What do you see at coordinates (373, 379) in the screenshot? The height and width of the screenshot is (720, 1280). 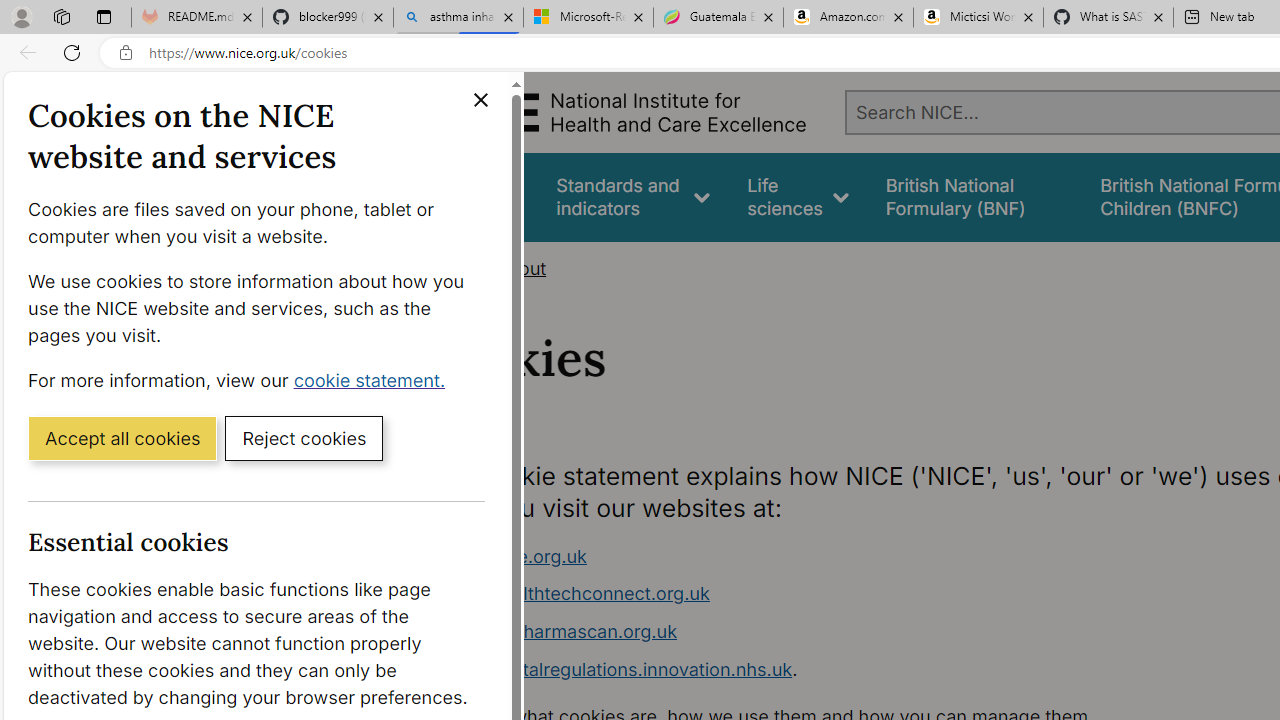 I see `'cookie statement. (Opens in a new window)'` at bounding box center [373, 379].